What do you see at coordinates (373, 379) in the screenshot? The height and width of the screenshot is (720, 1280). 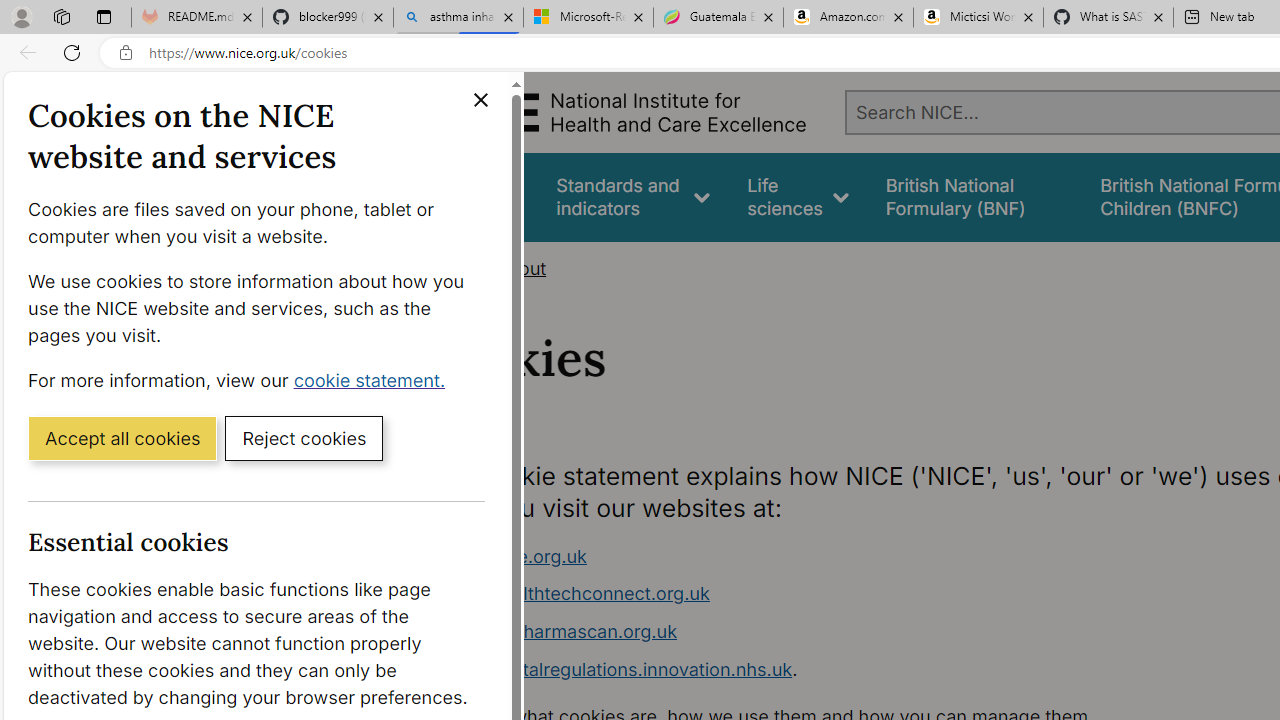 I see `'cookie statement. (Opens in a new window)'` at bounding box center [373, 379].